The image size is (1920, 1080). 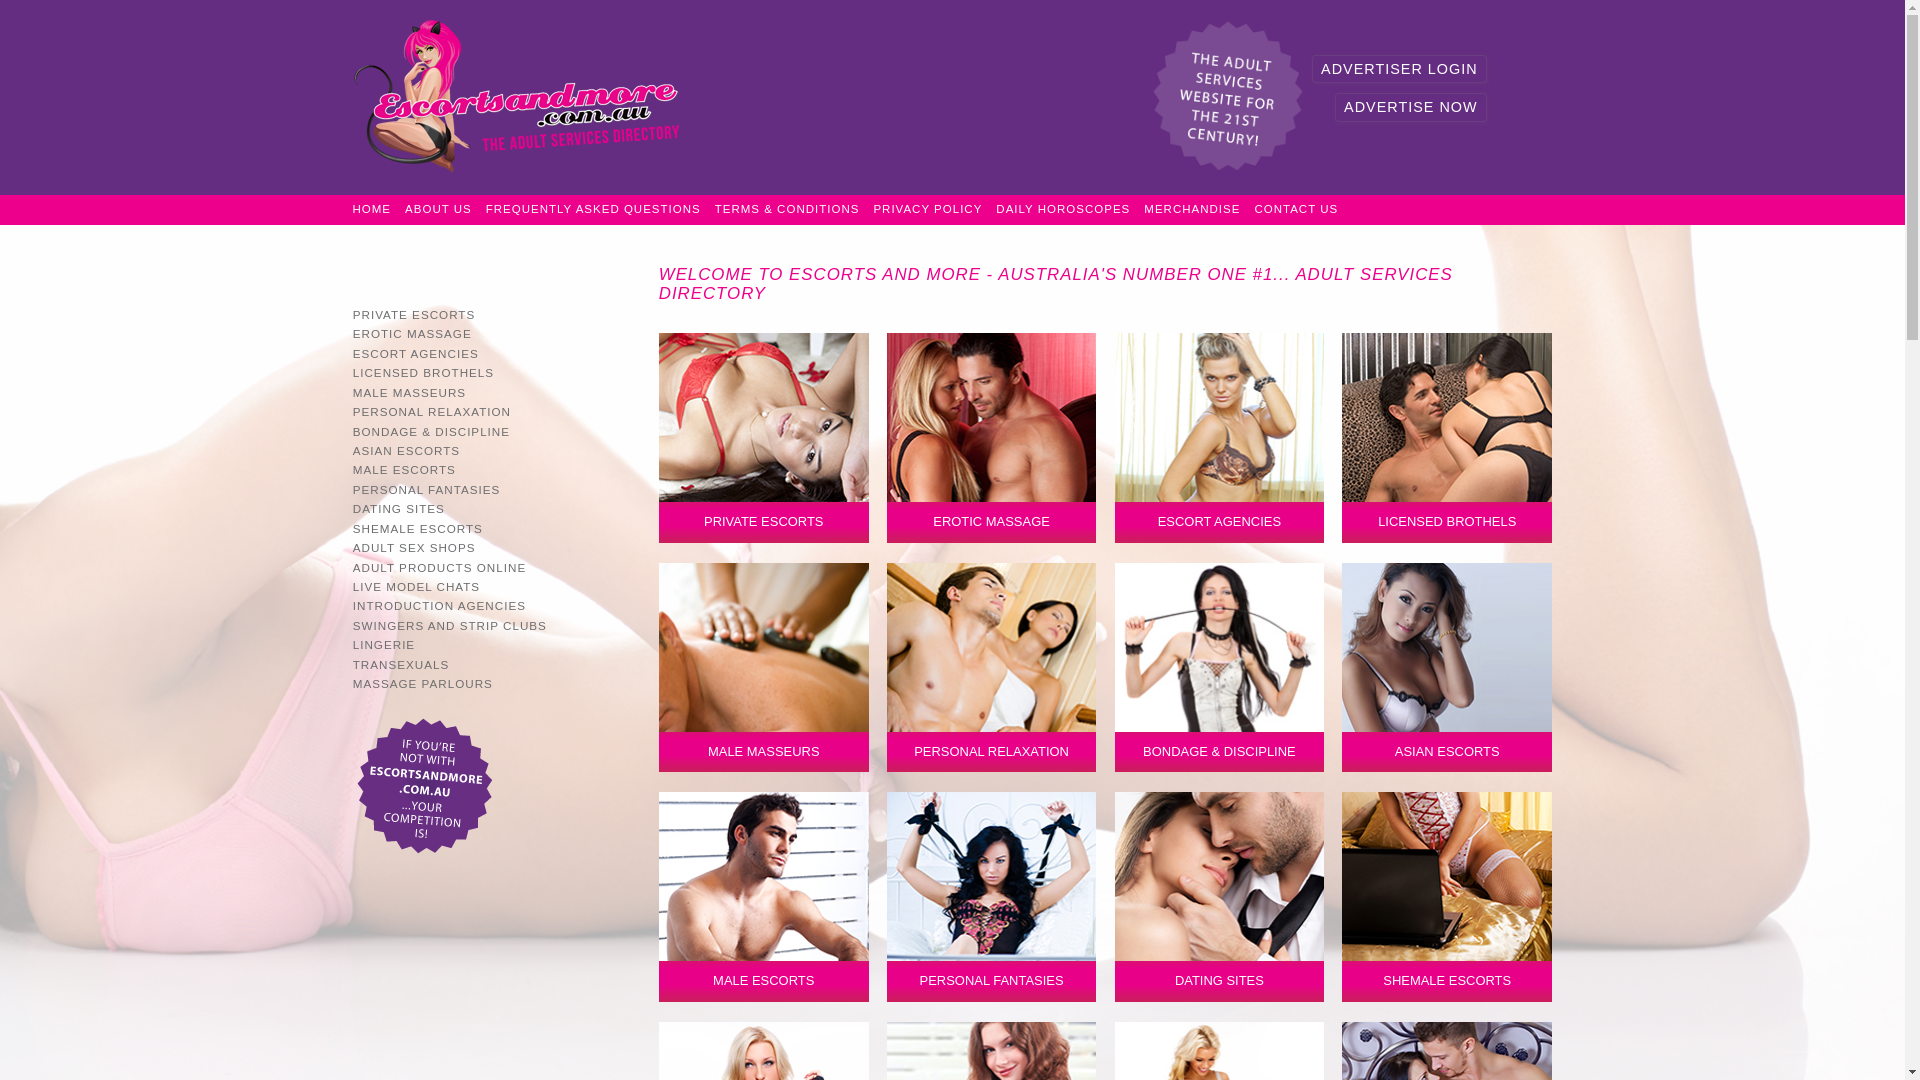 I want to click on 'Personal Relaxation', so click(x=992, y=667).